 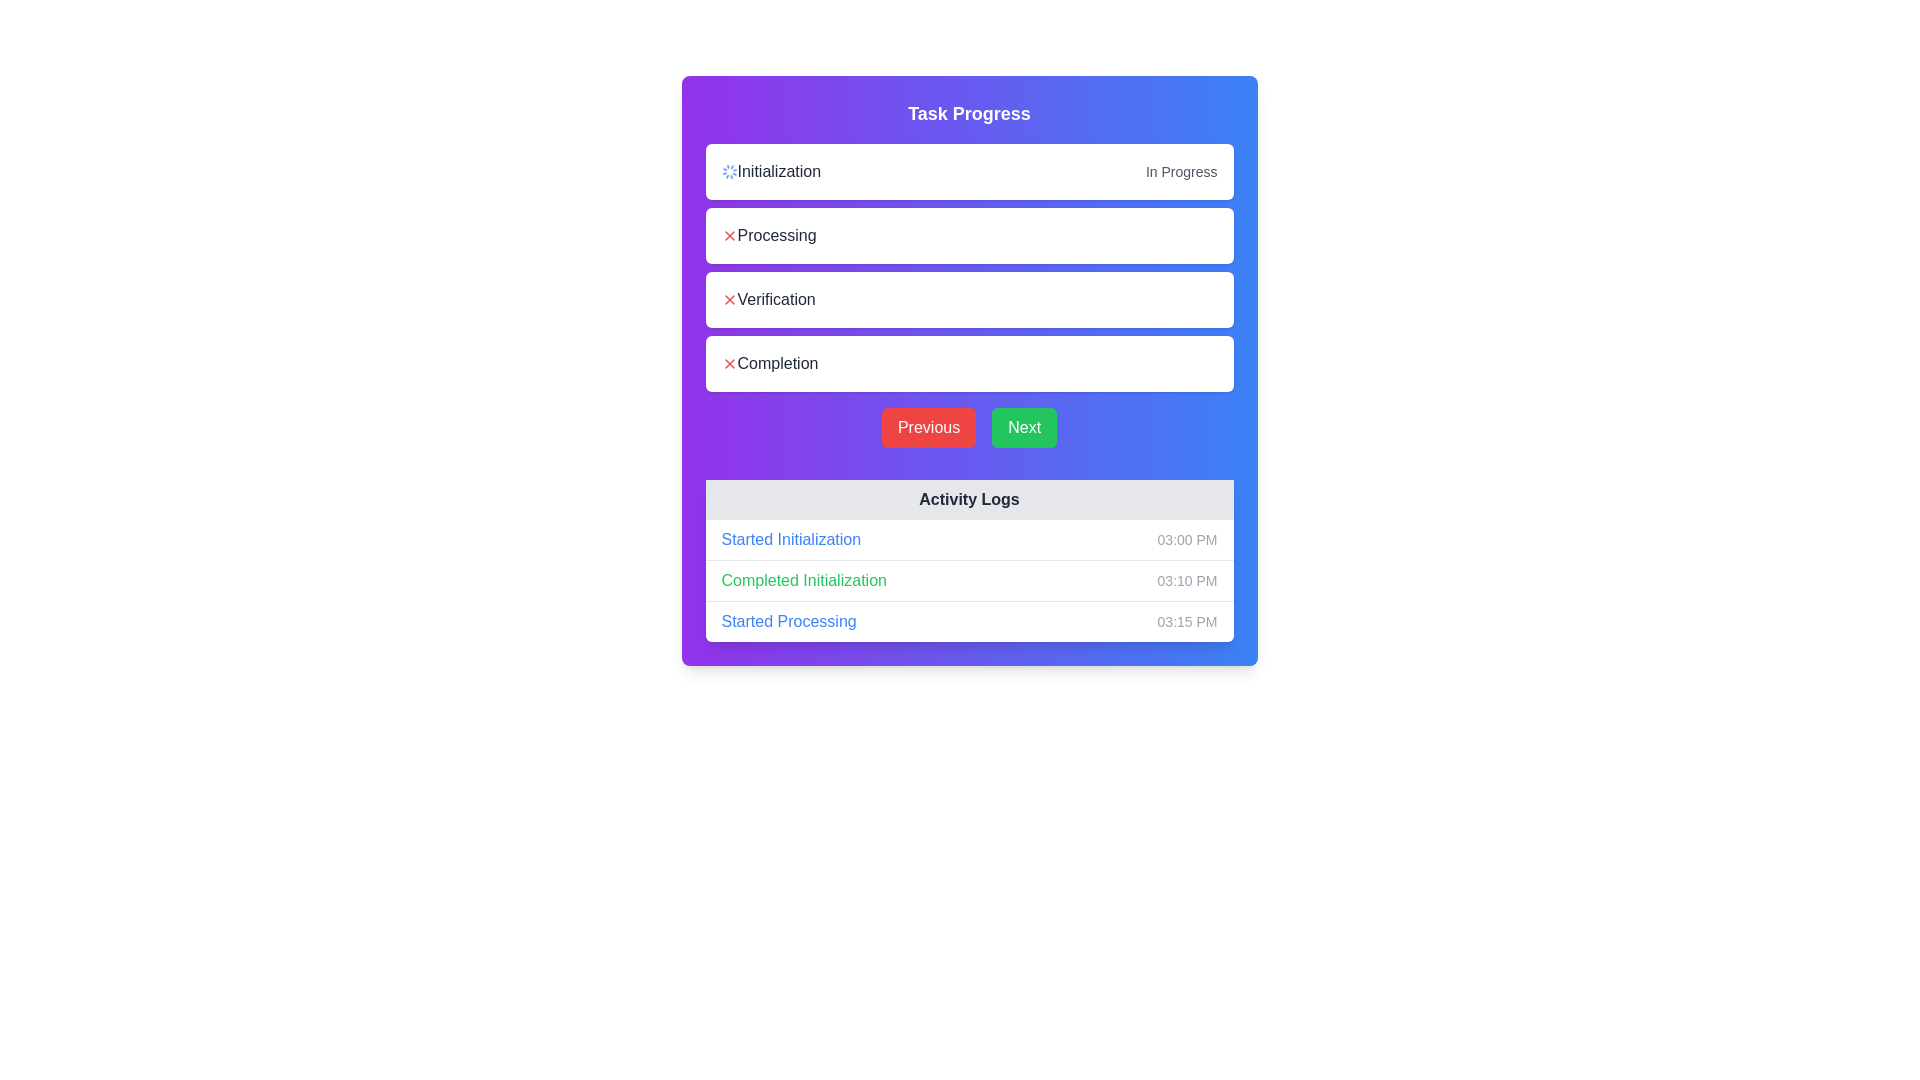 I want to click on the animation of the 'Initialization' text label, which is styled with a medium font weight and dark gray color, and is preceded by a spinning blue loader icon in the 'Task Progress' section, so click(x=770, y=171).